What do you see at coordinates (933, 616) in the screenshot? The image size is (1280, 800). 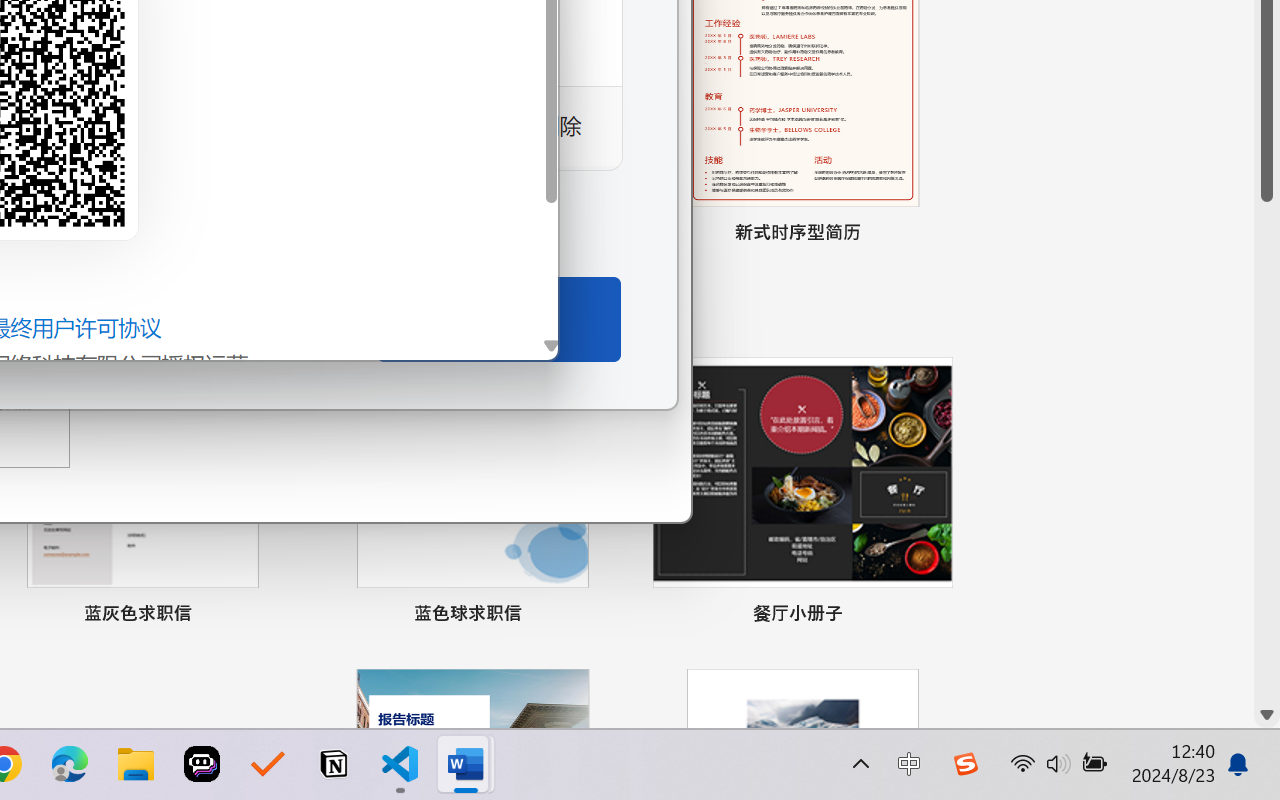 I see `'Pin to list'` at bounding box center [933, 616].